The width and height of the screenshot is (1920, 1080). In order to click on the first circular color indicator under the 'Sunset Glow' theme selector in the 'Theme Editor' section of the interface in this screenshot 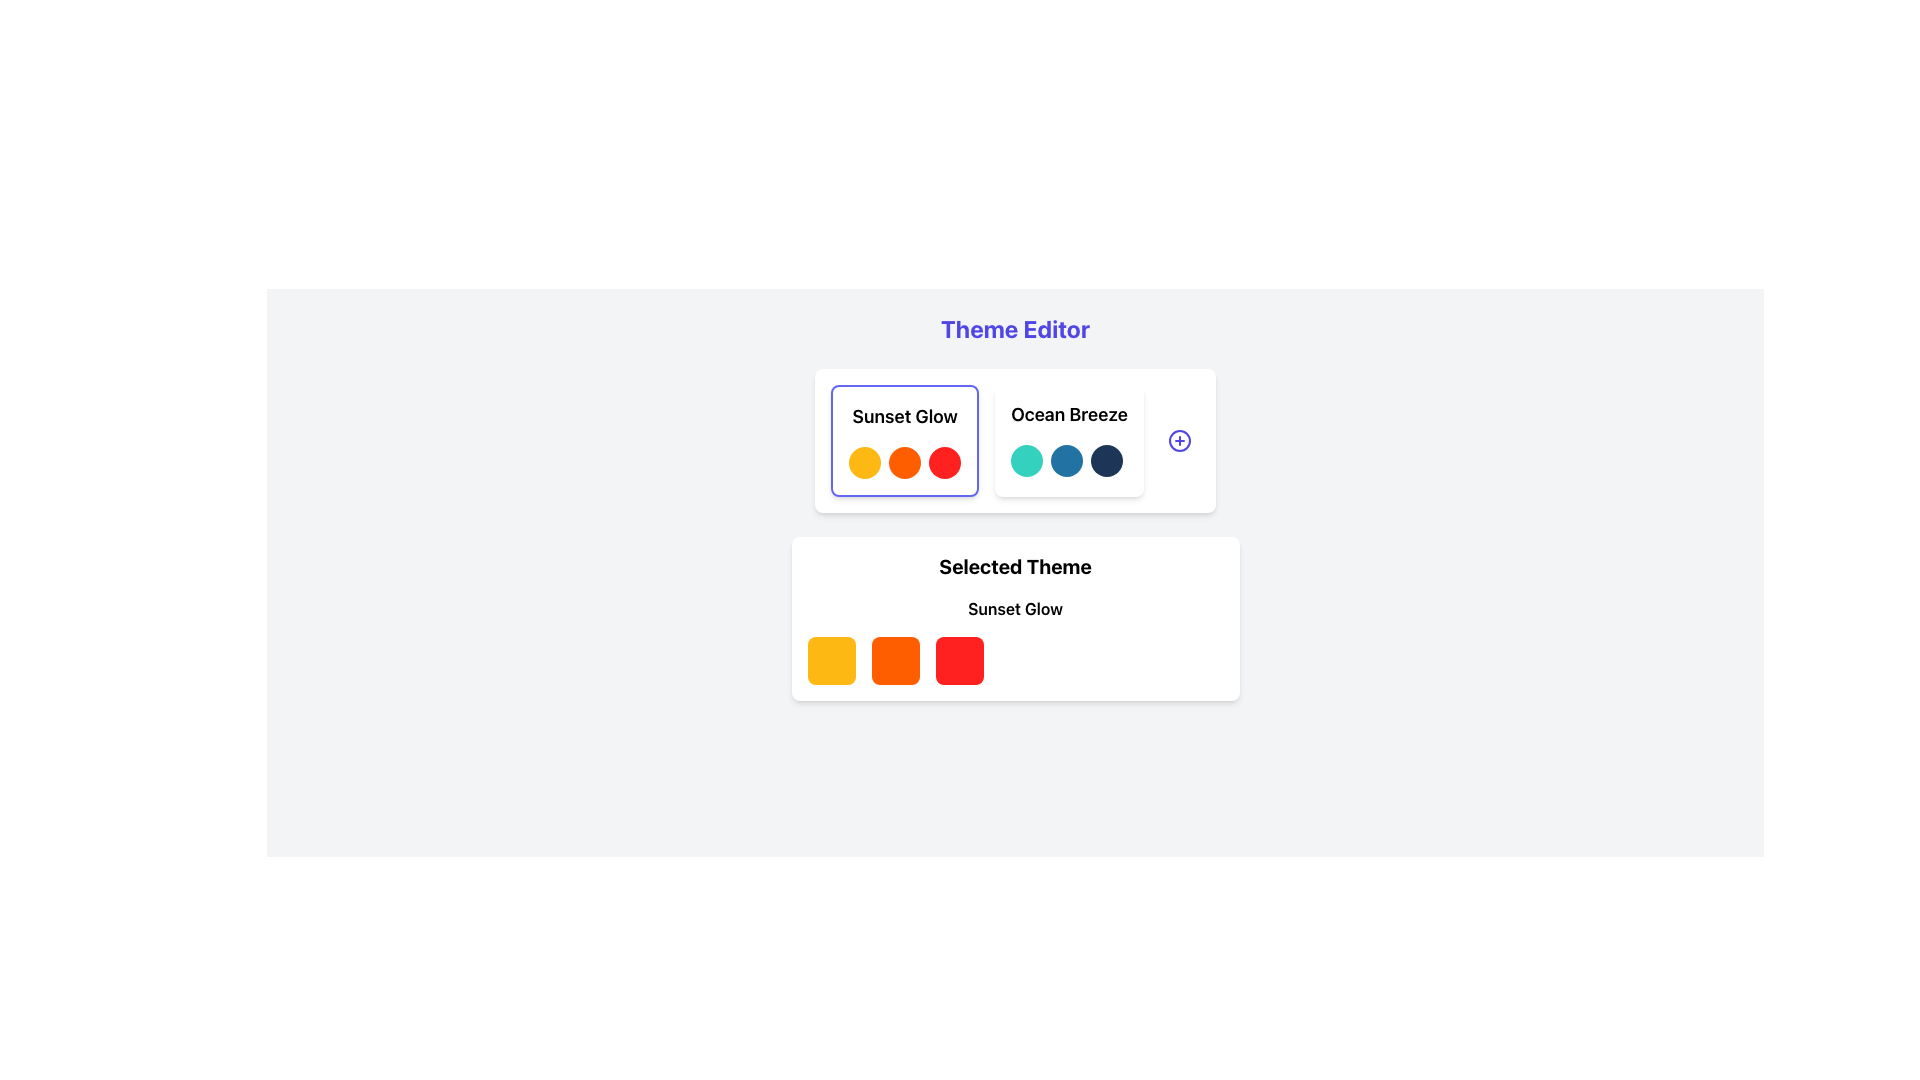, I will do `click(865, 462)`.